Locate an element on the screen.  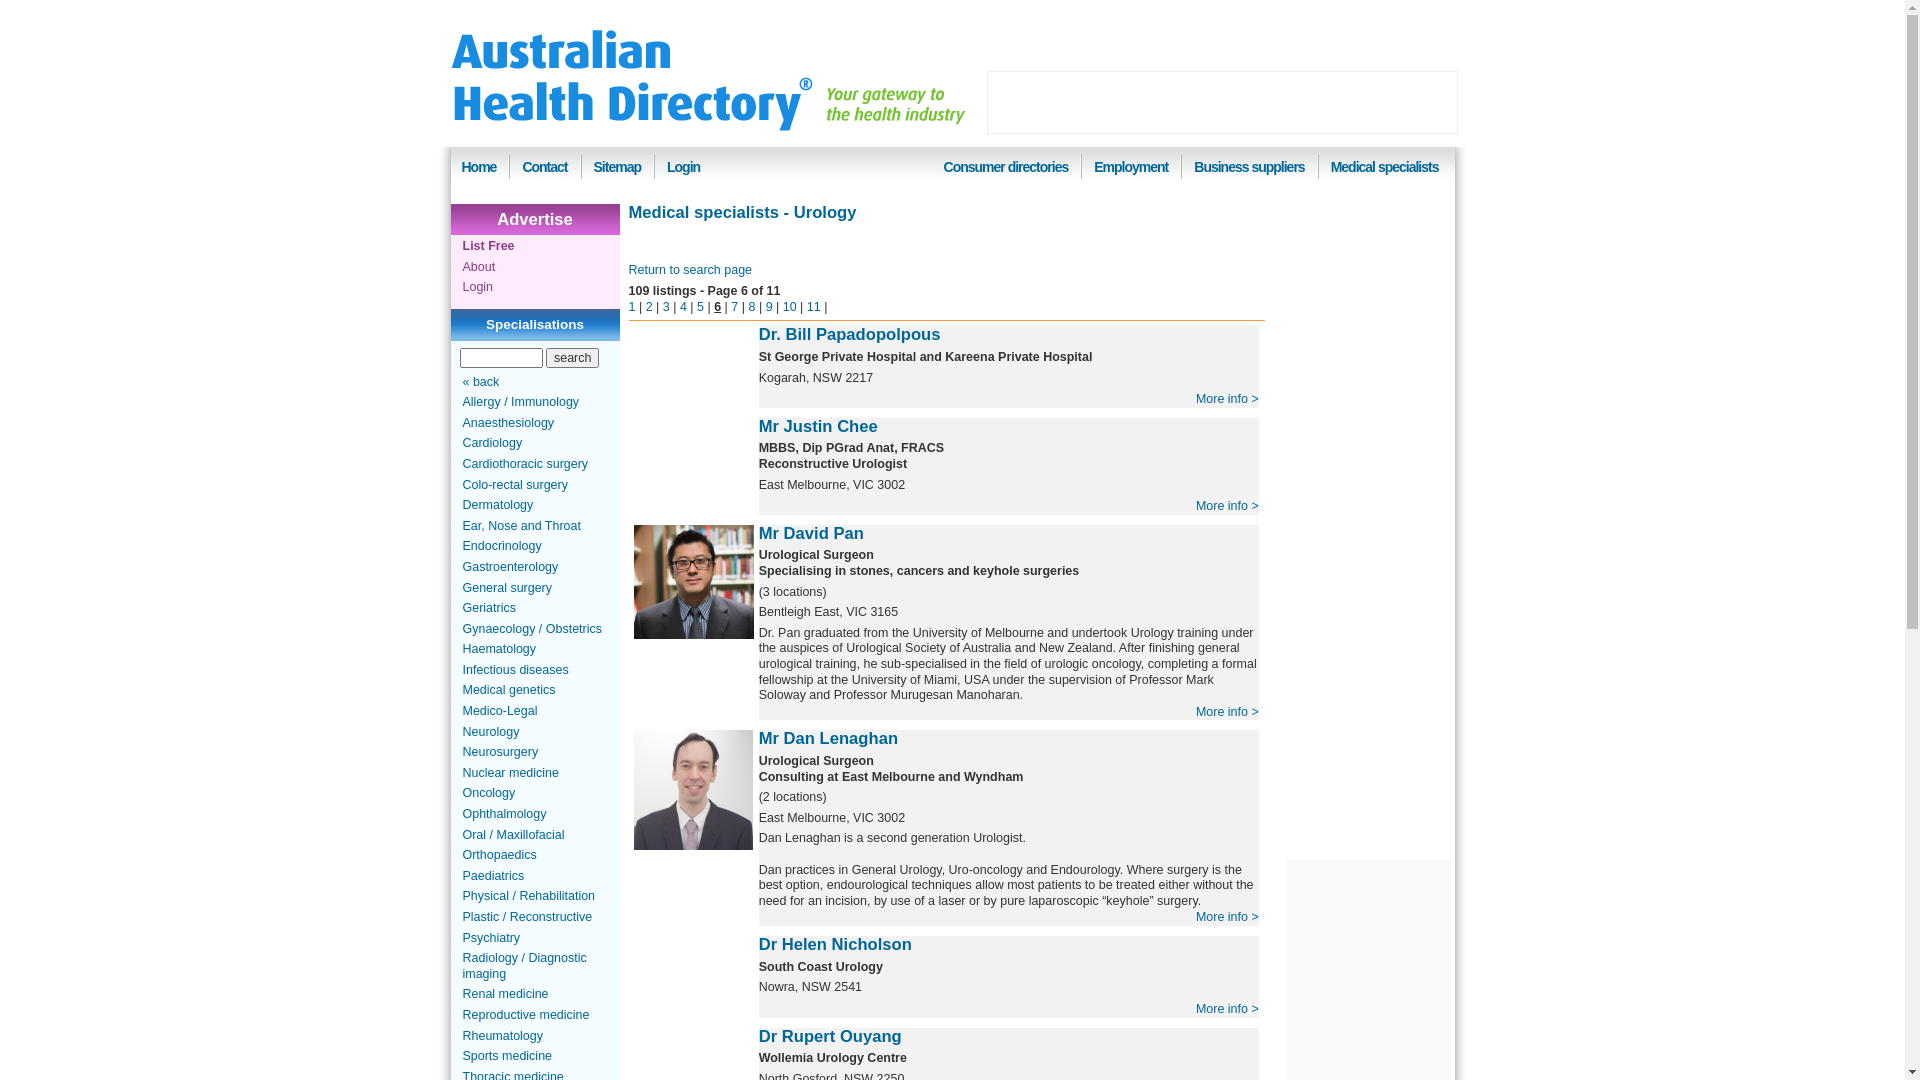
'About' is located at coordinates (477, 265).